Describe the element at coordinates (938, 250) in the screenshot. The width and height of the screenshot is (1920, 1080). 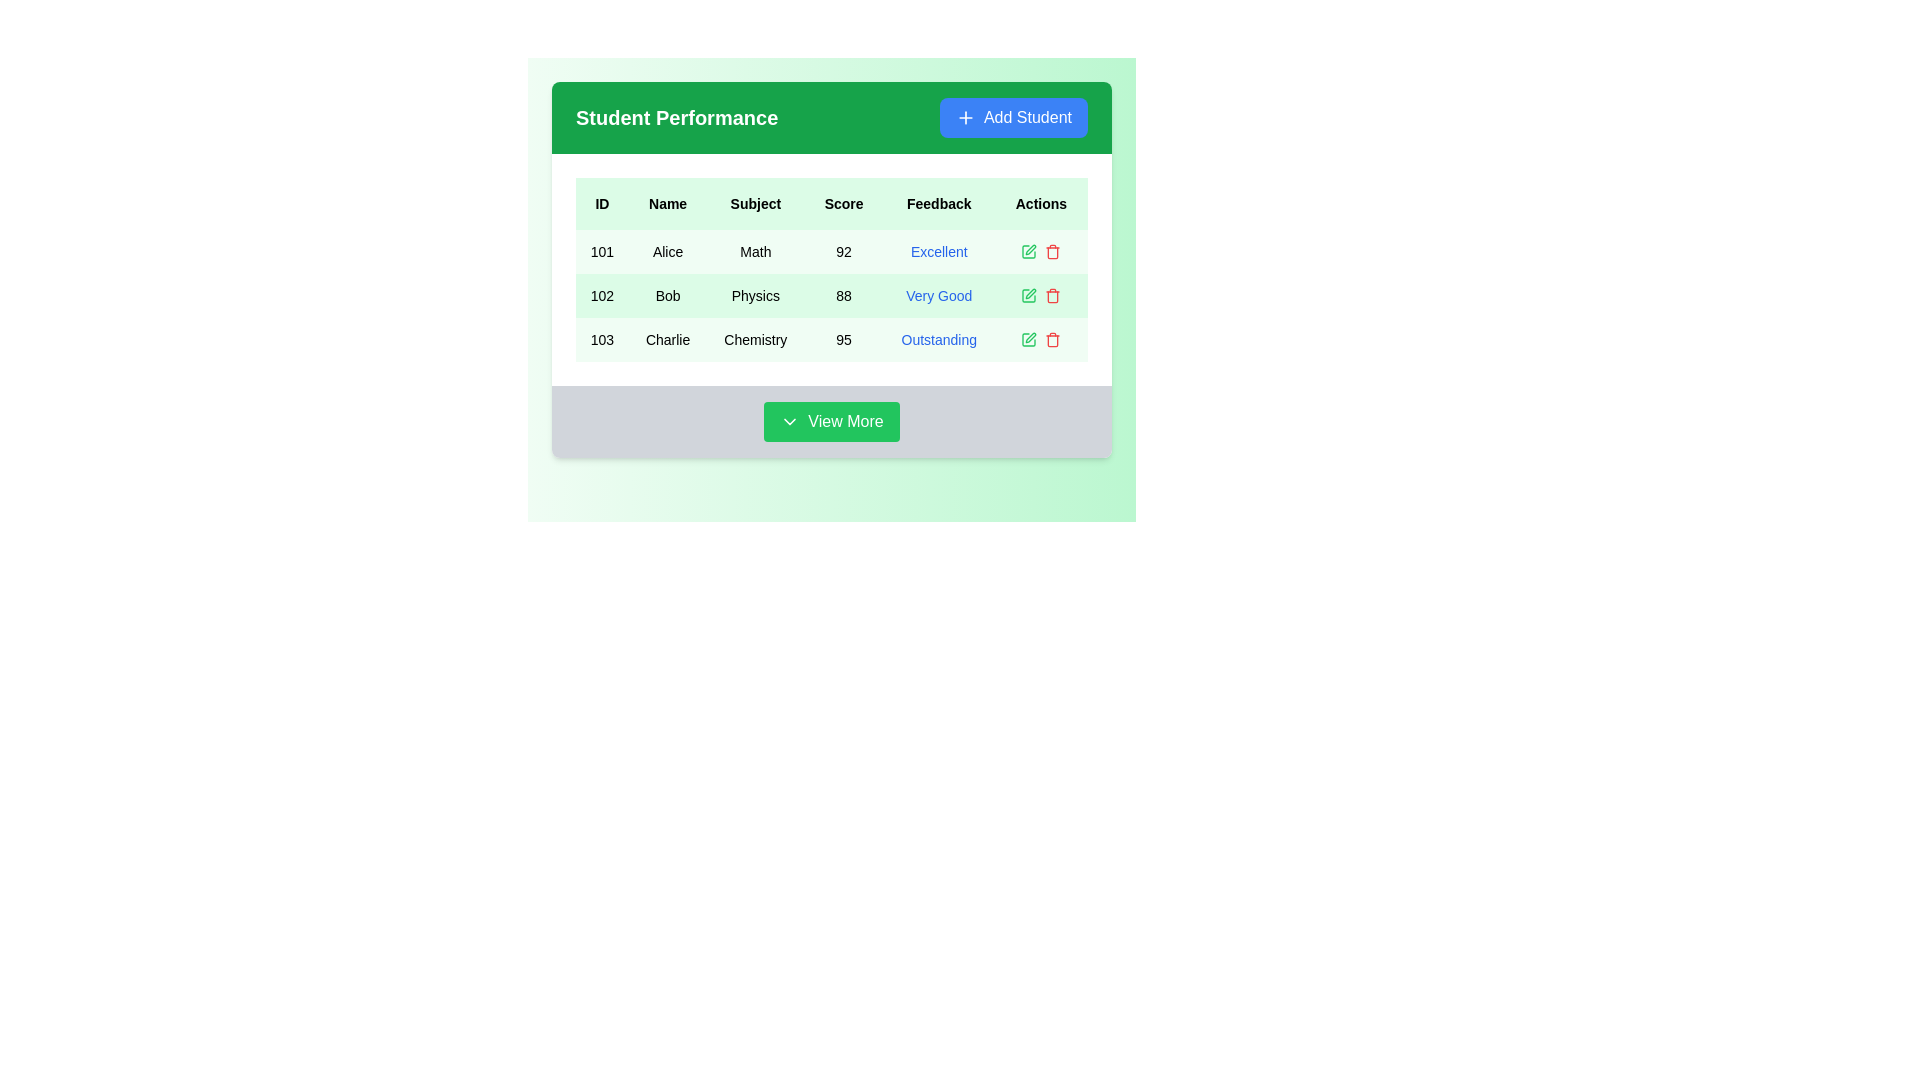
I see `the 'Excellent' text label in bold blue font located in the 'Feedback' column of the performance table for 'Alice'` at that location.